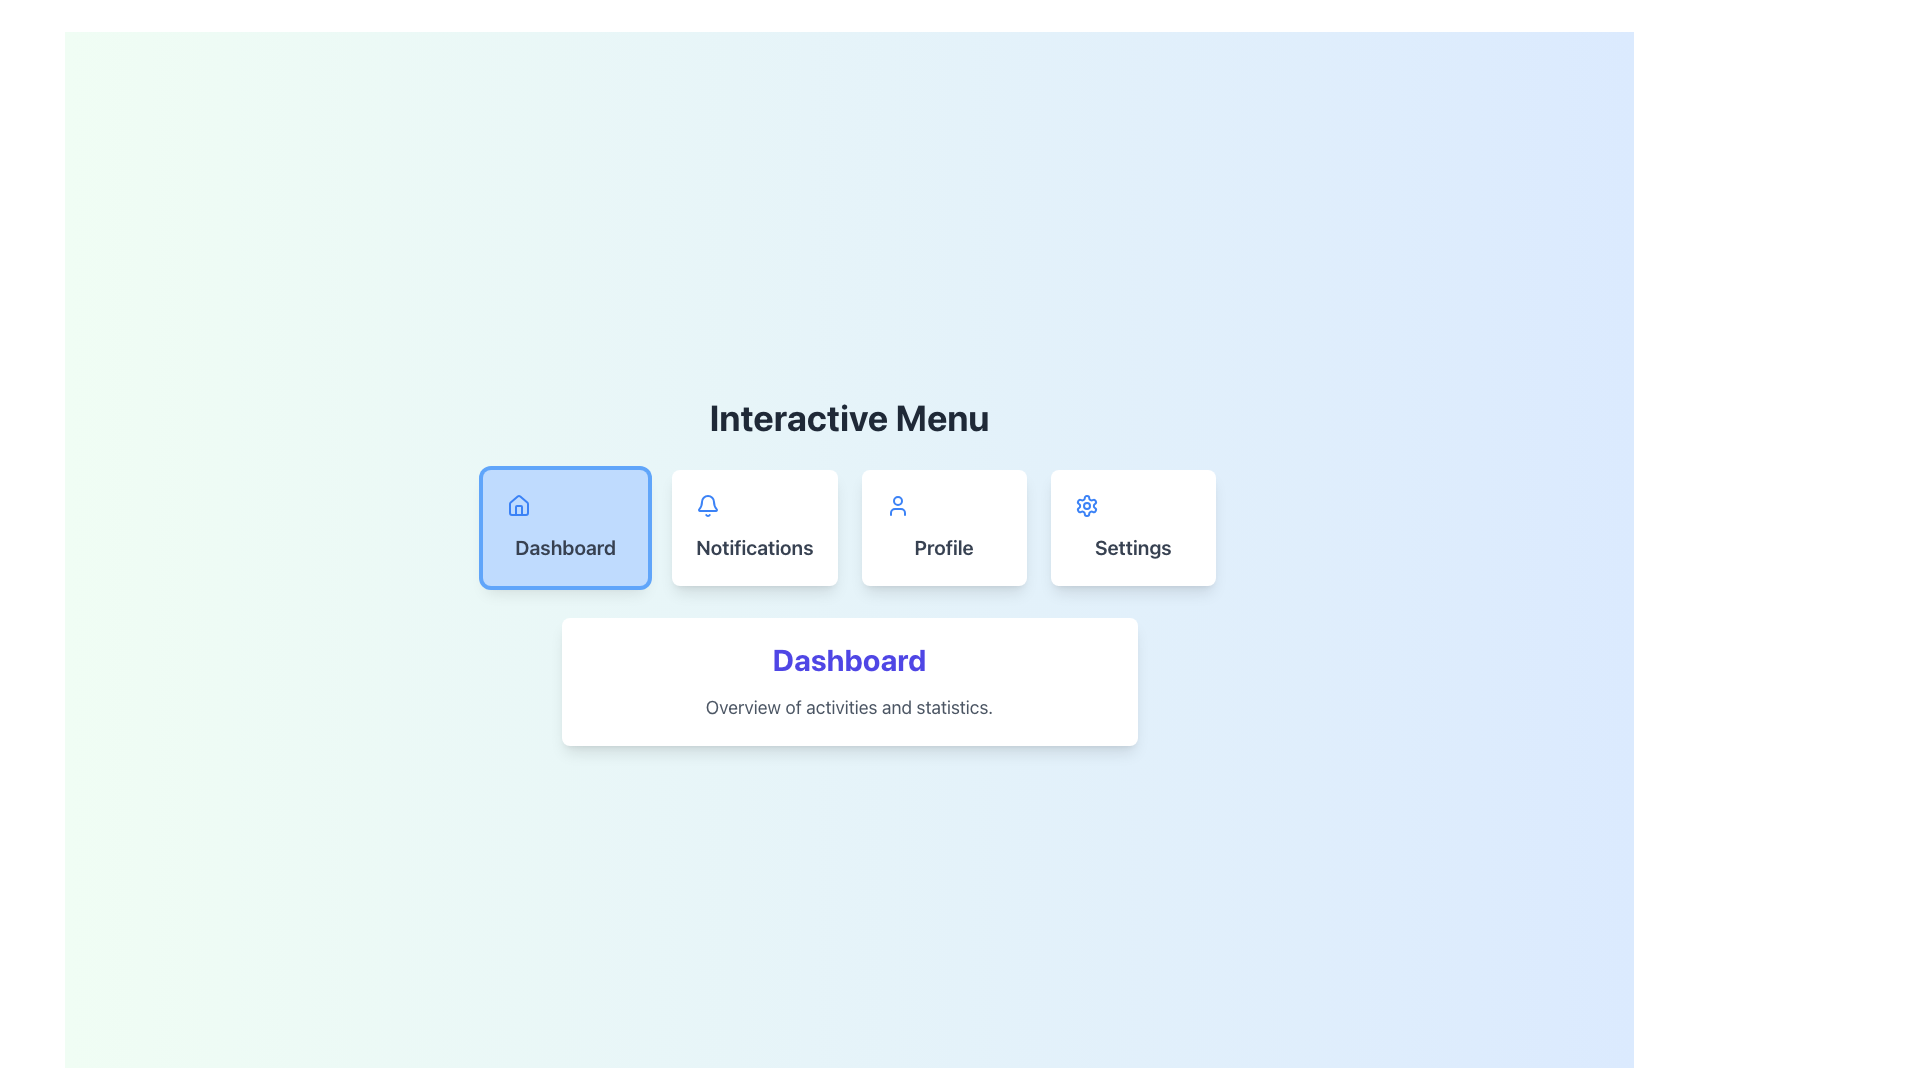 The width and height of the screenshot is (1920, 1080). Describe the element at coordinates (943, 527) in the screenshot. I see `the 'Profile' button, which is the third card from the left in a row of four cards` at that location.